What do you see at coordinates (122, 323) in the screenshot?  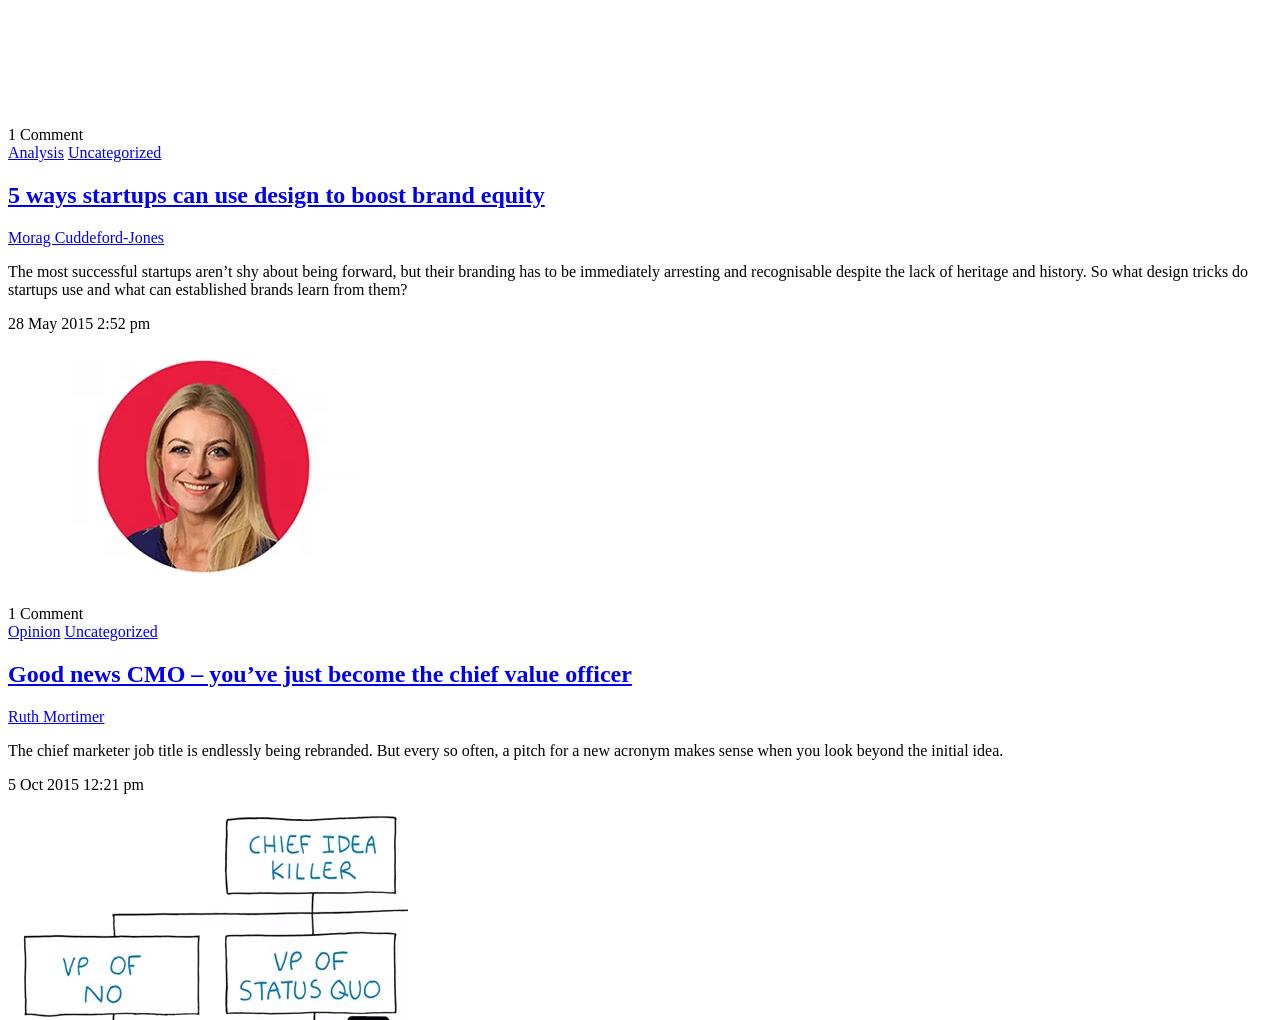 I see `'2:52 pm'` at bounding box center [122, 323].